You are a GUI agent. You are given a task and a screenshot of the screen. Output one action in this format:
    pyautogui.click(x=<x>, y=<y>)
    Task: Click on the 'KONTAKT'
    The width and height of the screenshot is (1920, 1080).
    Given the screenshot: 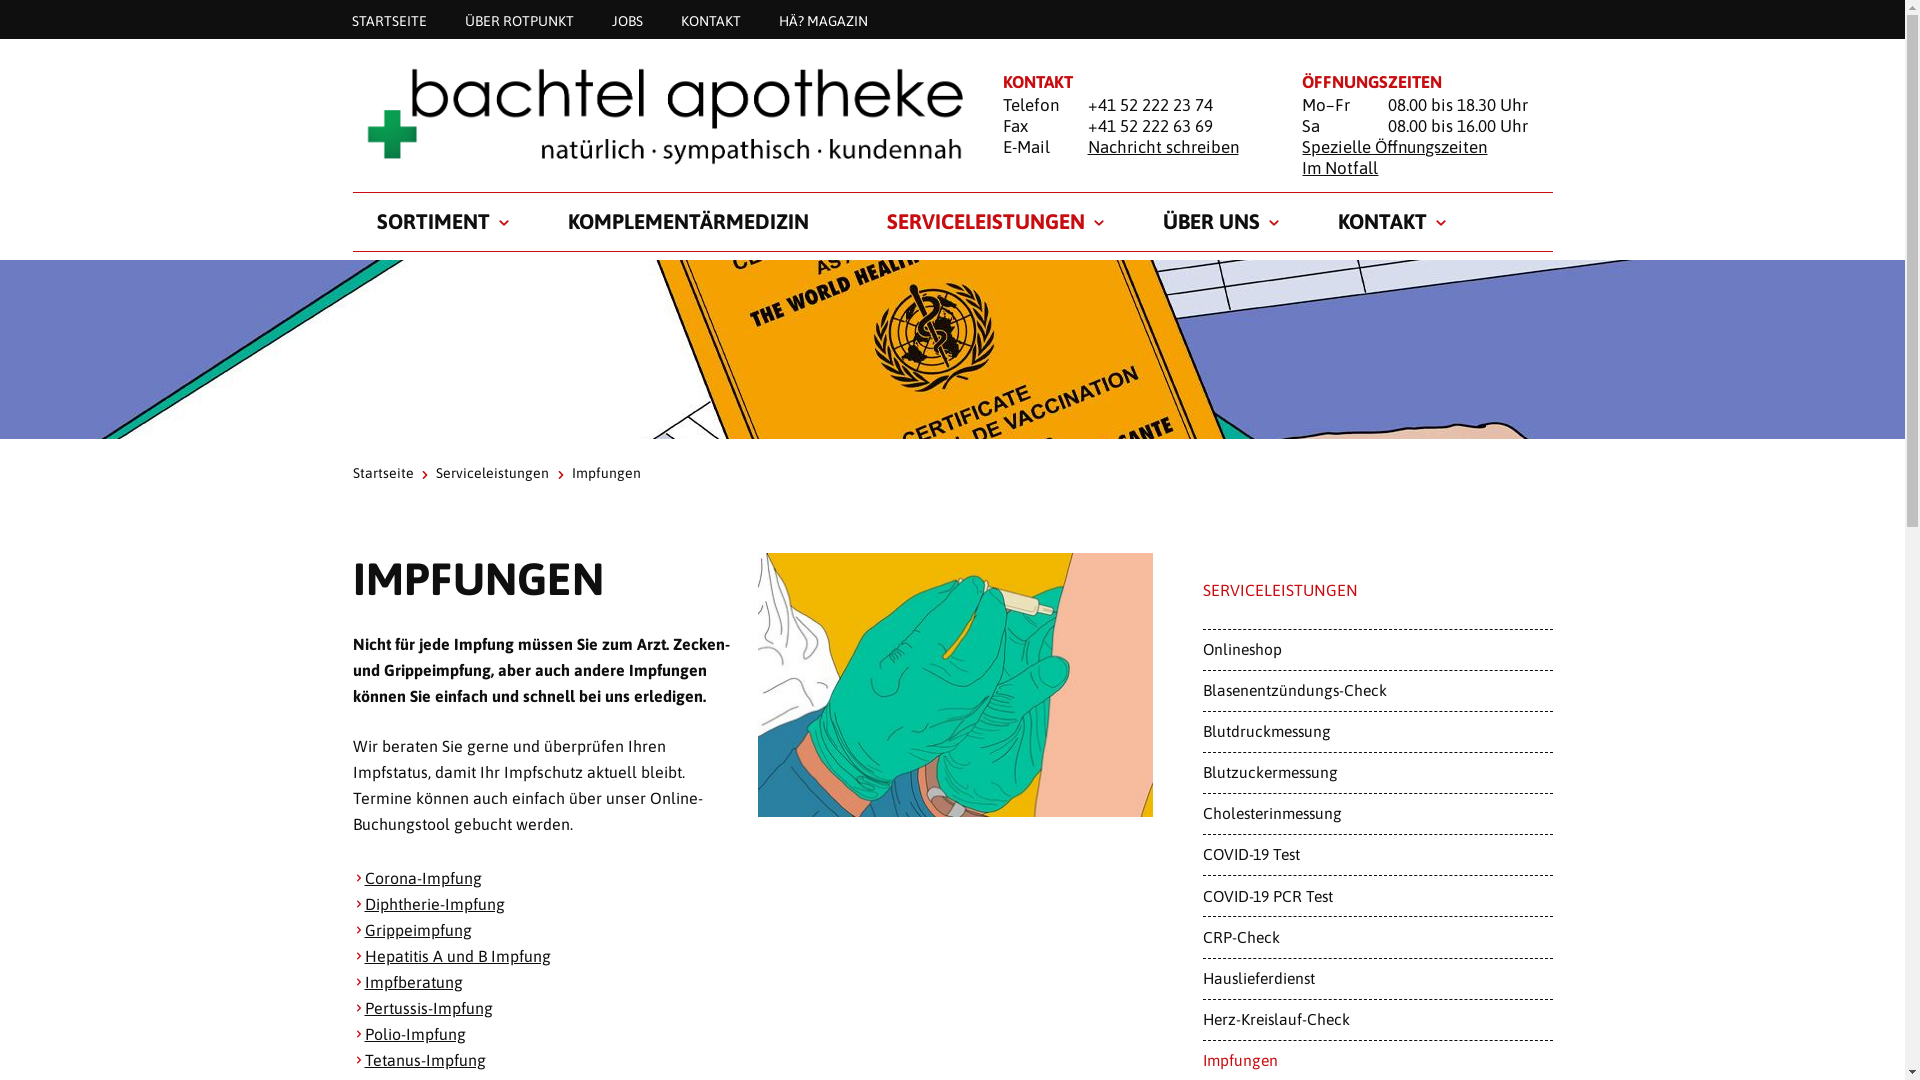 What is the action you would take?
    pyautogui.click(x=710, y=20)
    